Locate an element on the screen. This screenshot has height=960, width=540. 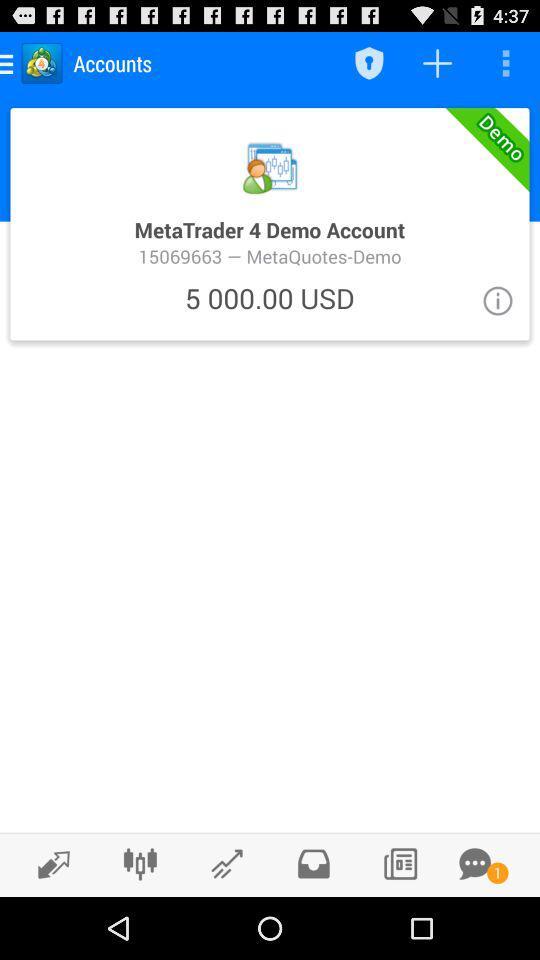
the chat icon is located at coordinates (474, 924).